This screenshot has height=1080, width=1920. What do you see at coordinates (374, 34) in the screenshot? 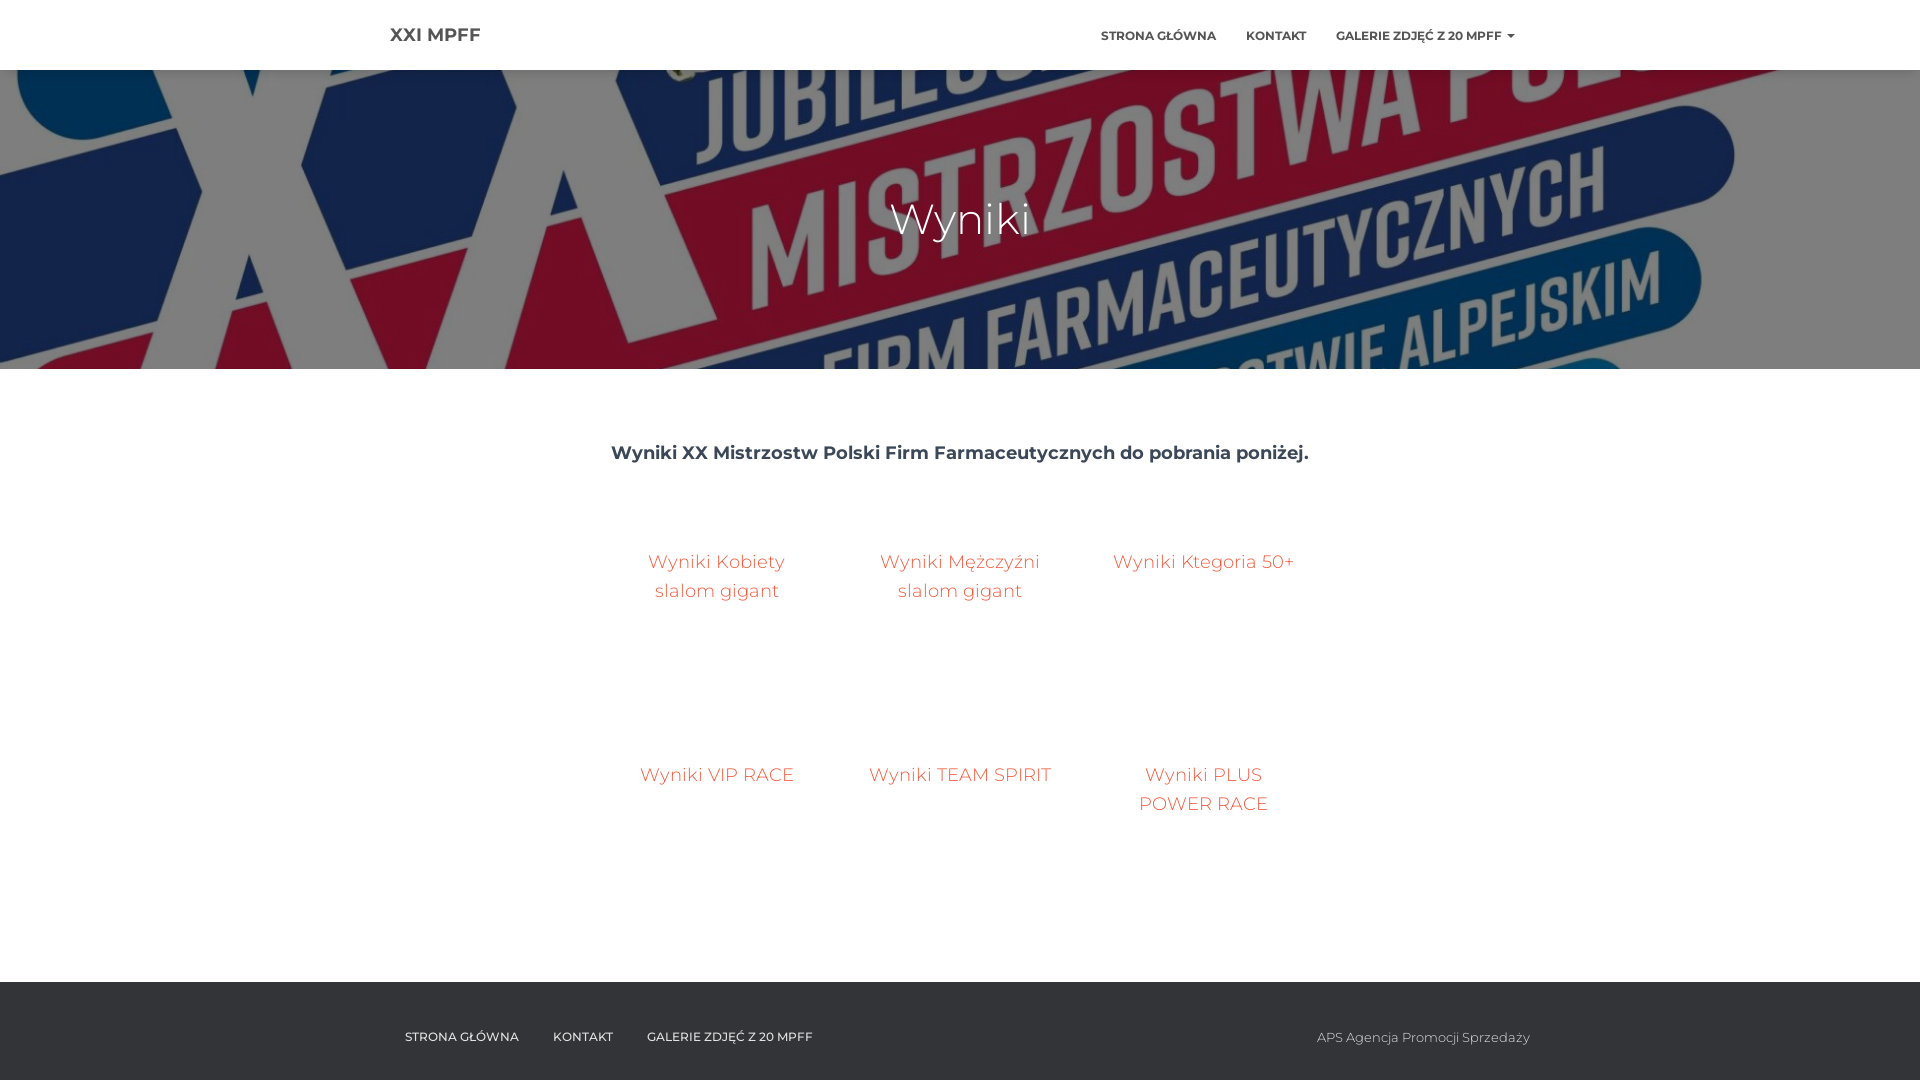
I see `'XXI MPFF'` at bounding box center [374, 34].